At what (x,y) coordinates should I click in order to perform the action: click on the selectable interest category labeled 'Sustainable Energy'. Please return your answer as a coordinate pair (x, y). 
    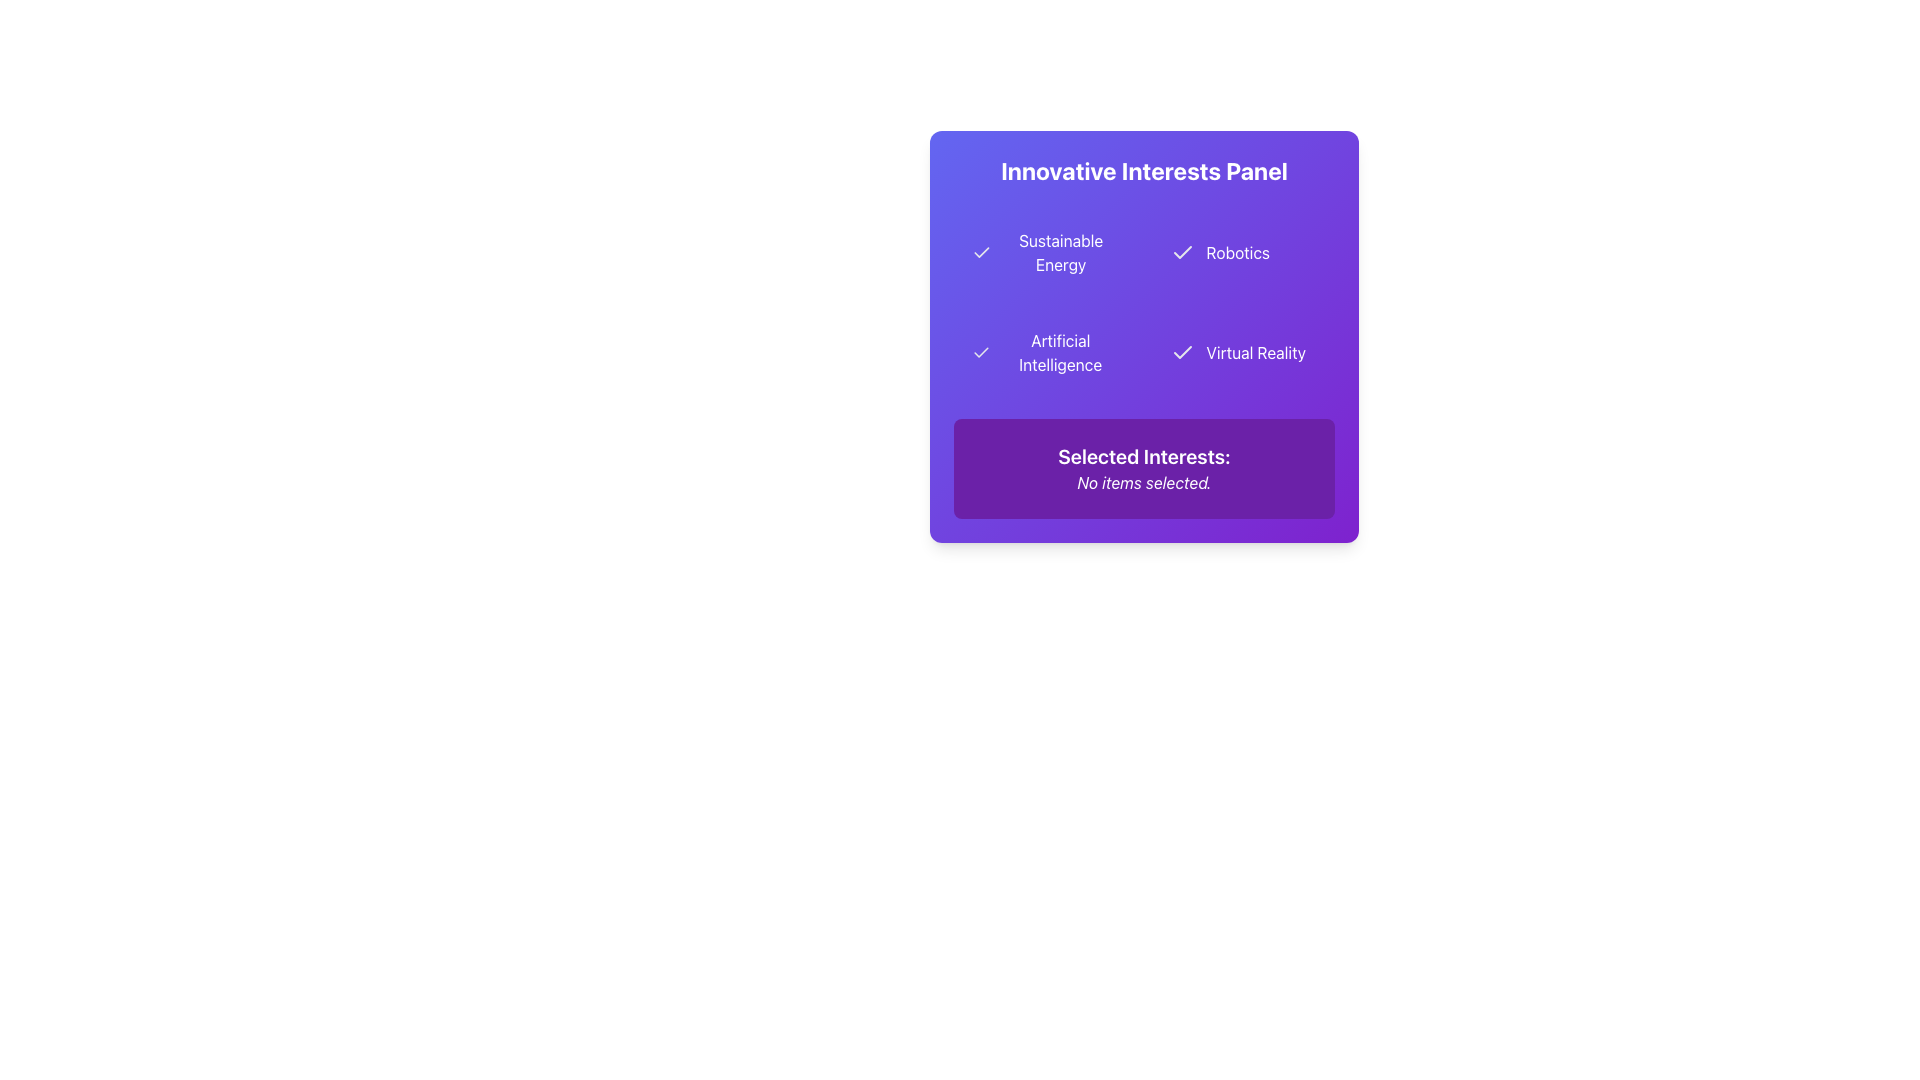
    Looking at the image, I should click on (1044, 252).